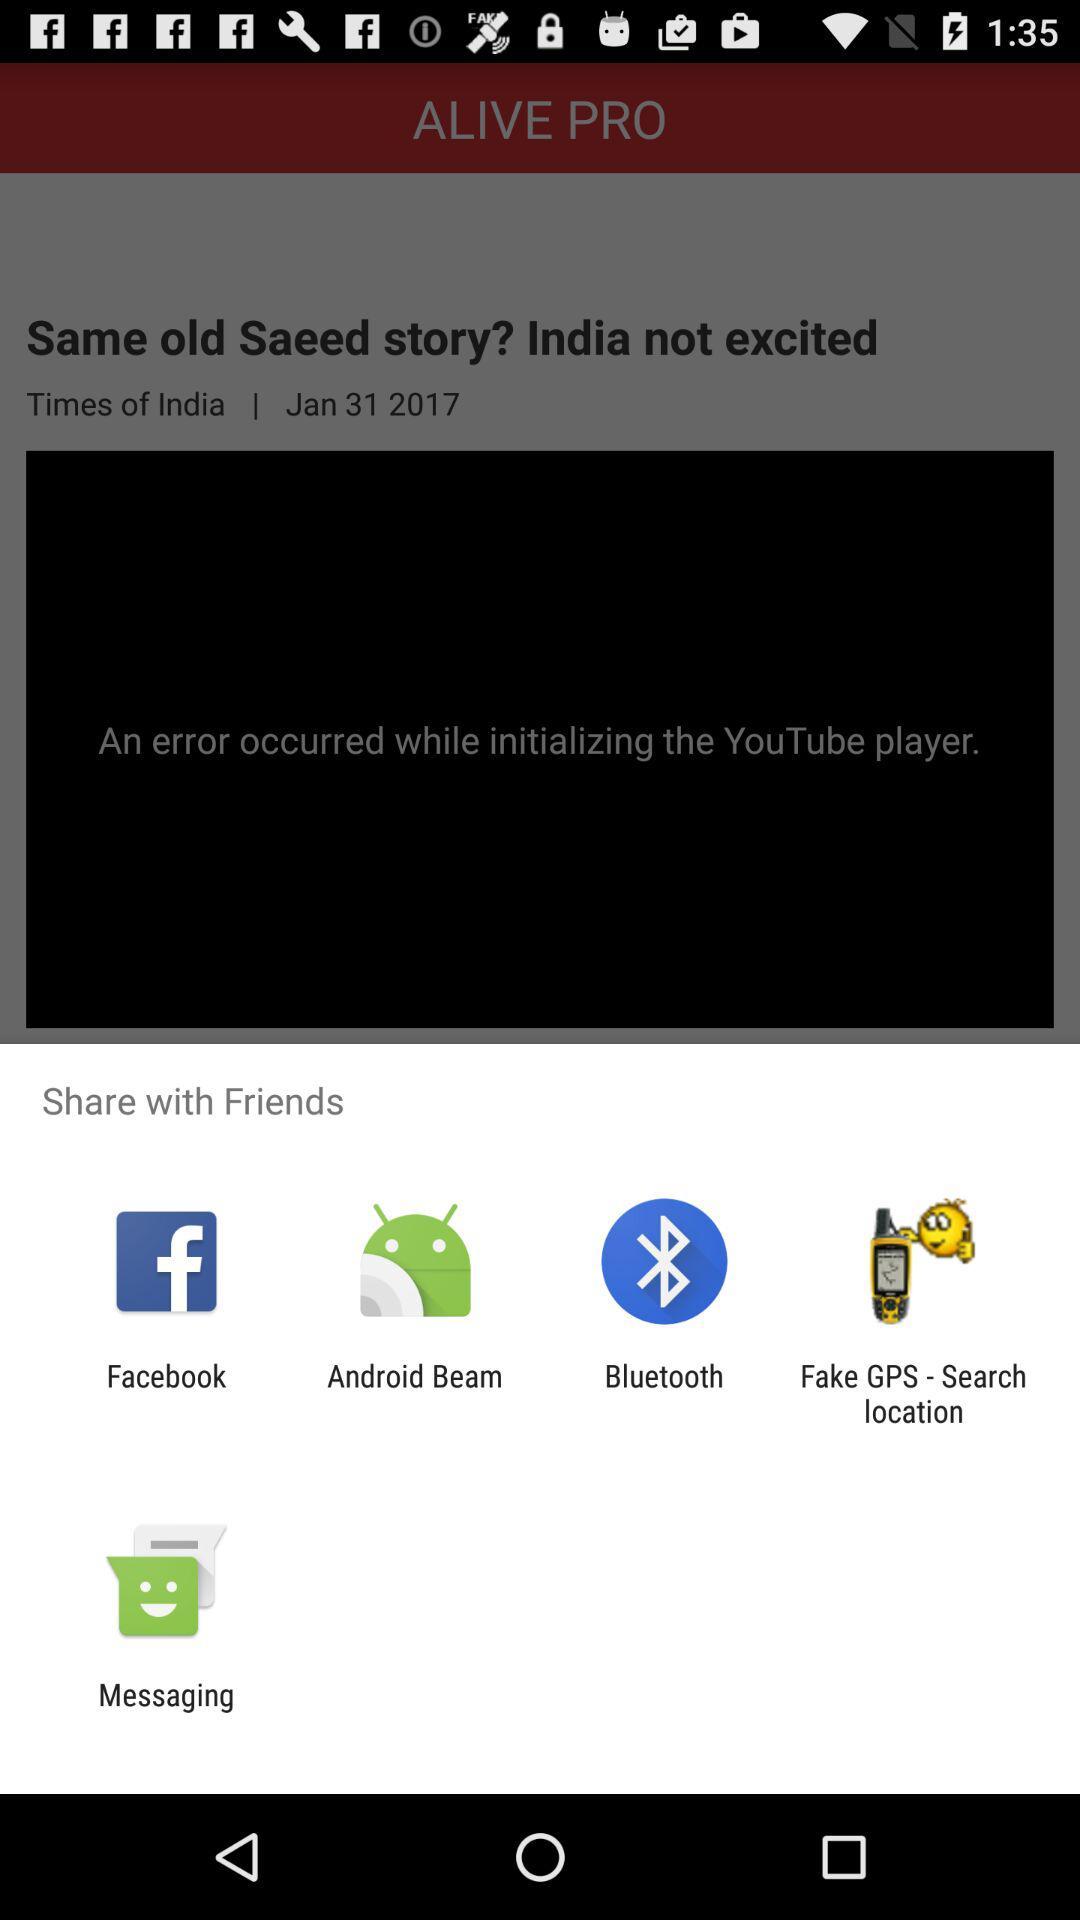  Describe the element at coordinates (165, 1711) in the screenshot. I see `messaging` at that location.